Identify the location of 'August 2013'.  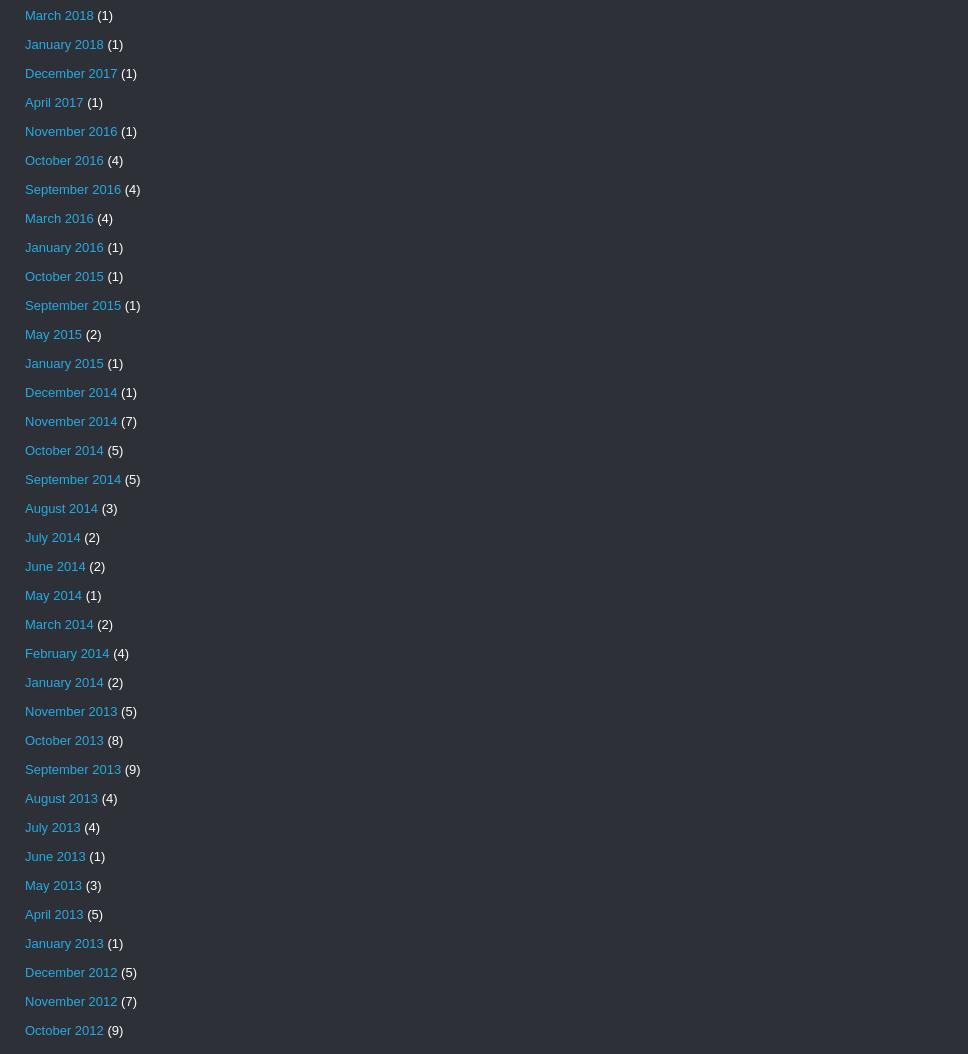
(60, 797).